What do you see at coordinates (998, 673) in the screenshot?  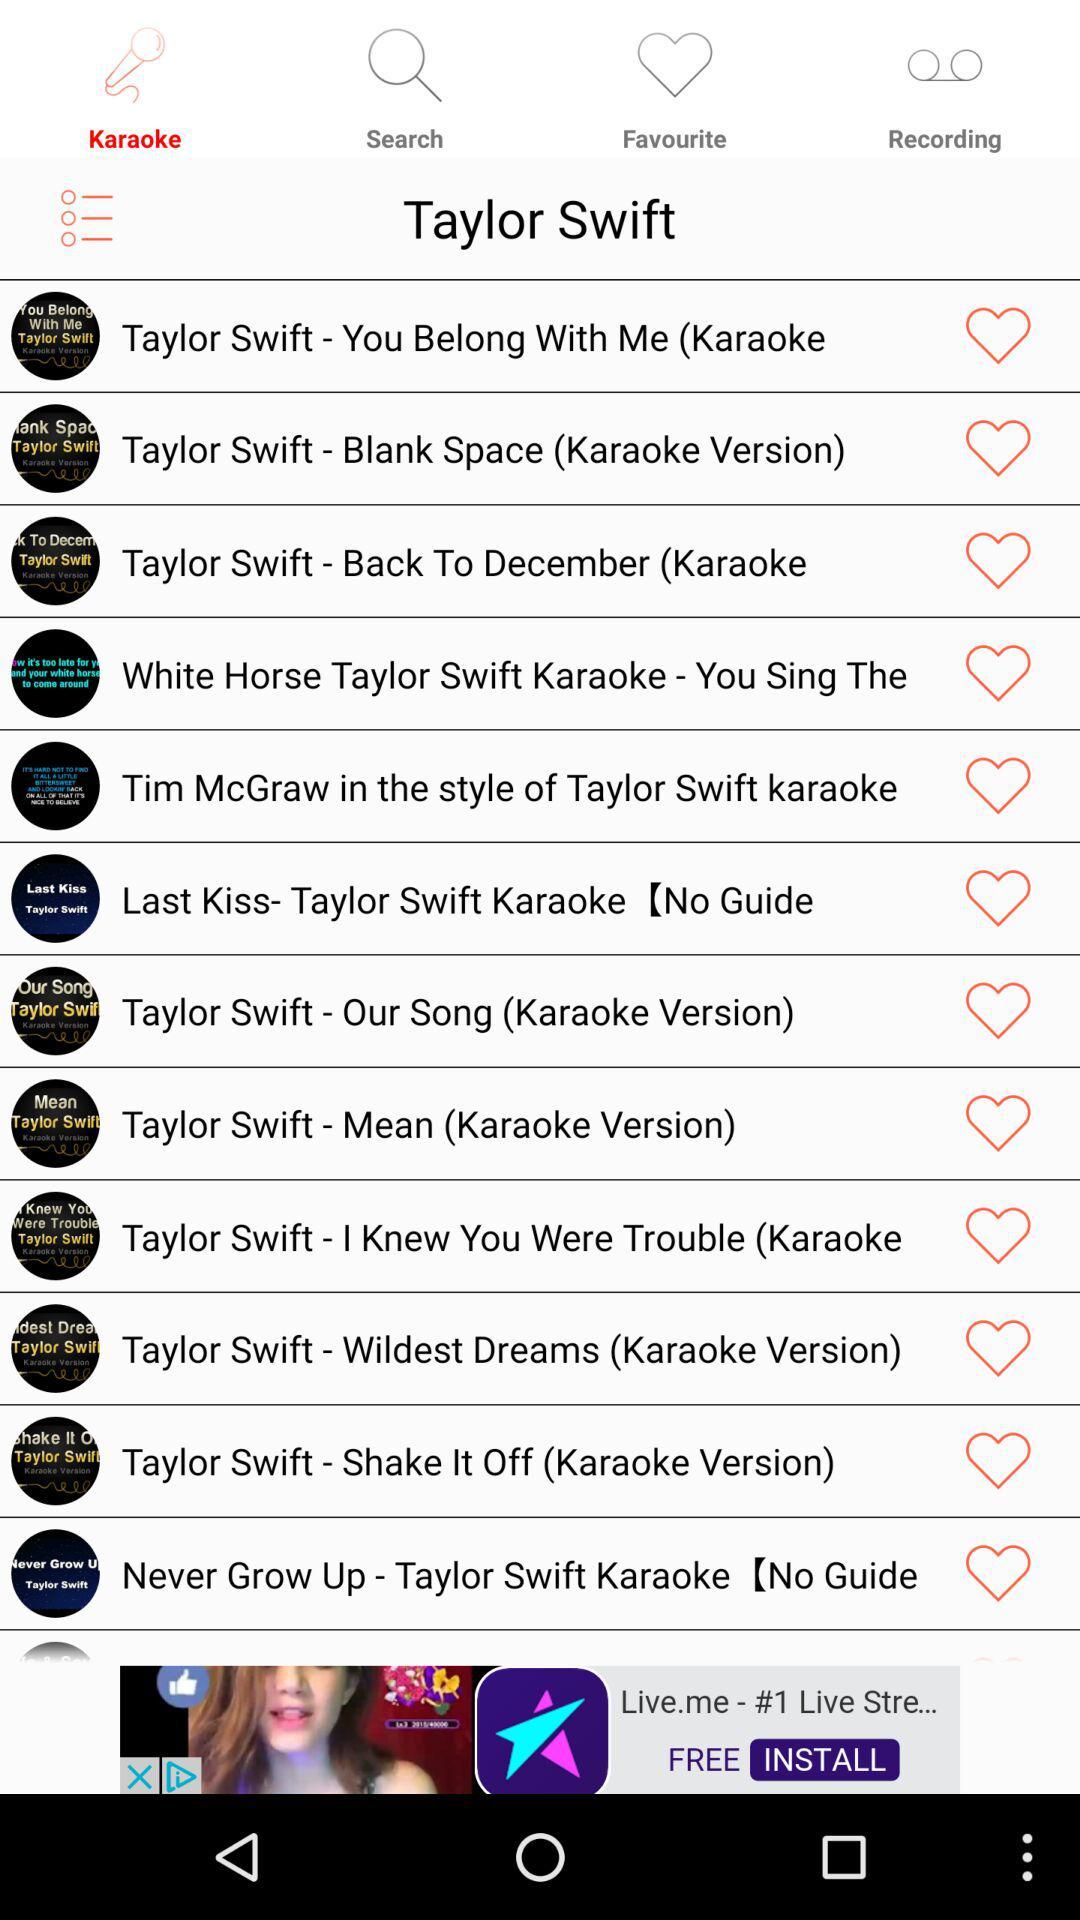 I see `like` at bounding box center [998, 673].